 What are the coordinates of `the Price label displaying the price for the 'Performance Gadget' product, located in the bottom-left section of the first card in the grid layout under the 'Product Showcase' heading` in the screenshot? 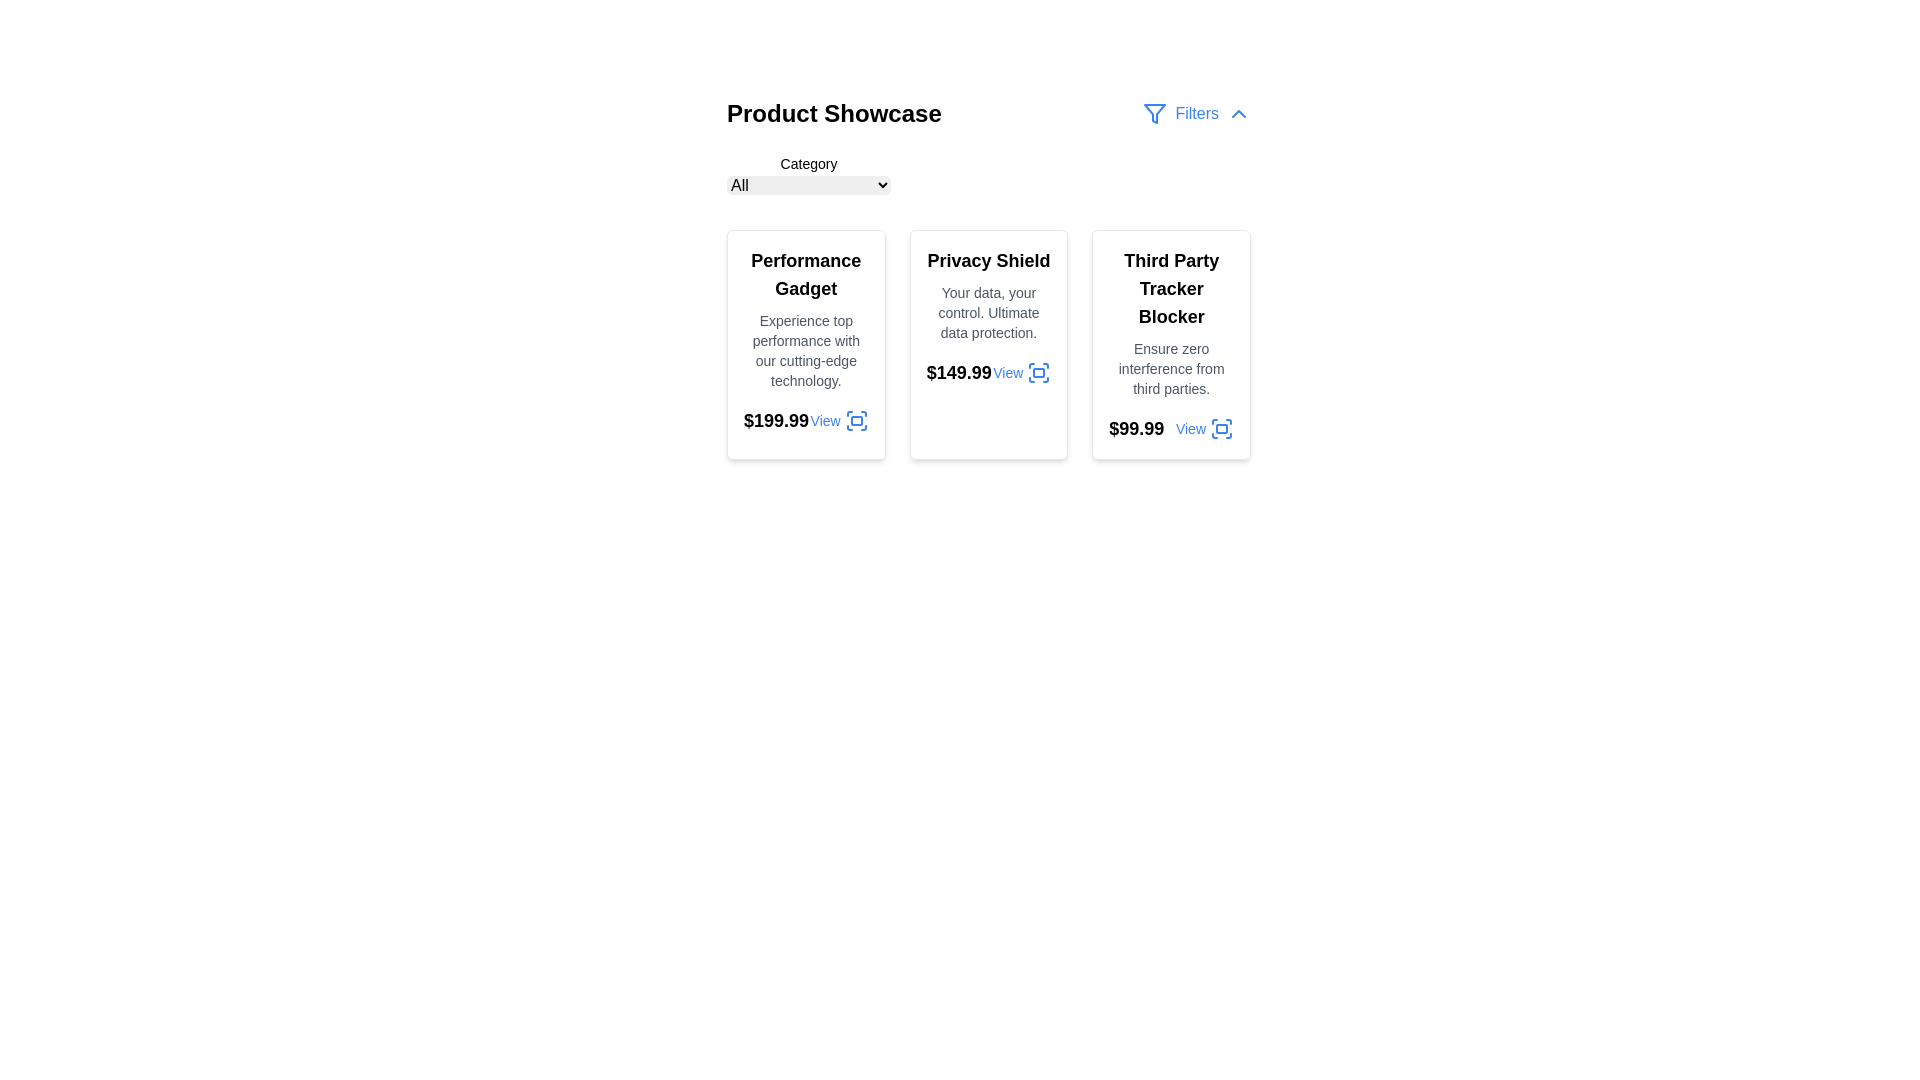 It's located at (775, 419).